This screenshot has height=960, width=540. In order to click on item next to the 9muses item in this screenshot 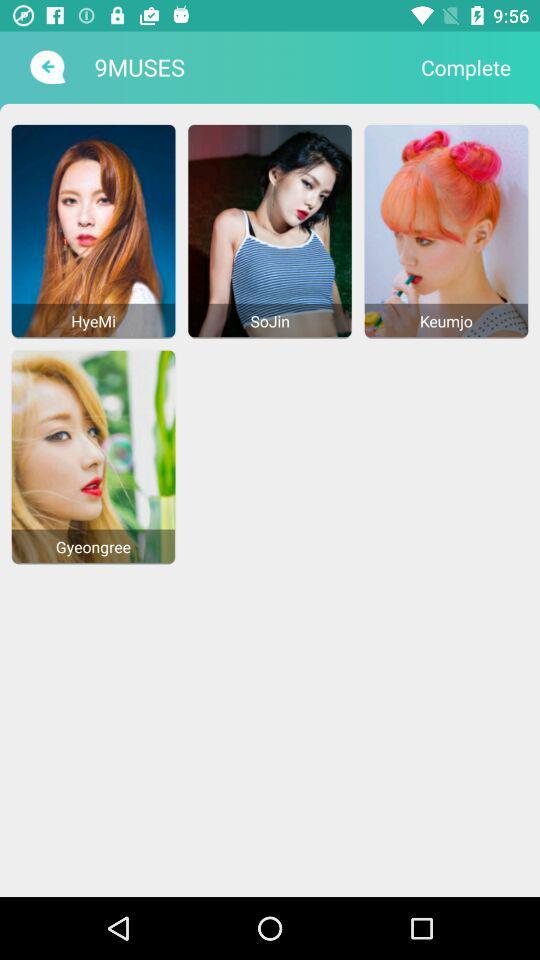, I will do `click(466, 67)`.